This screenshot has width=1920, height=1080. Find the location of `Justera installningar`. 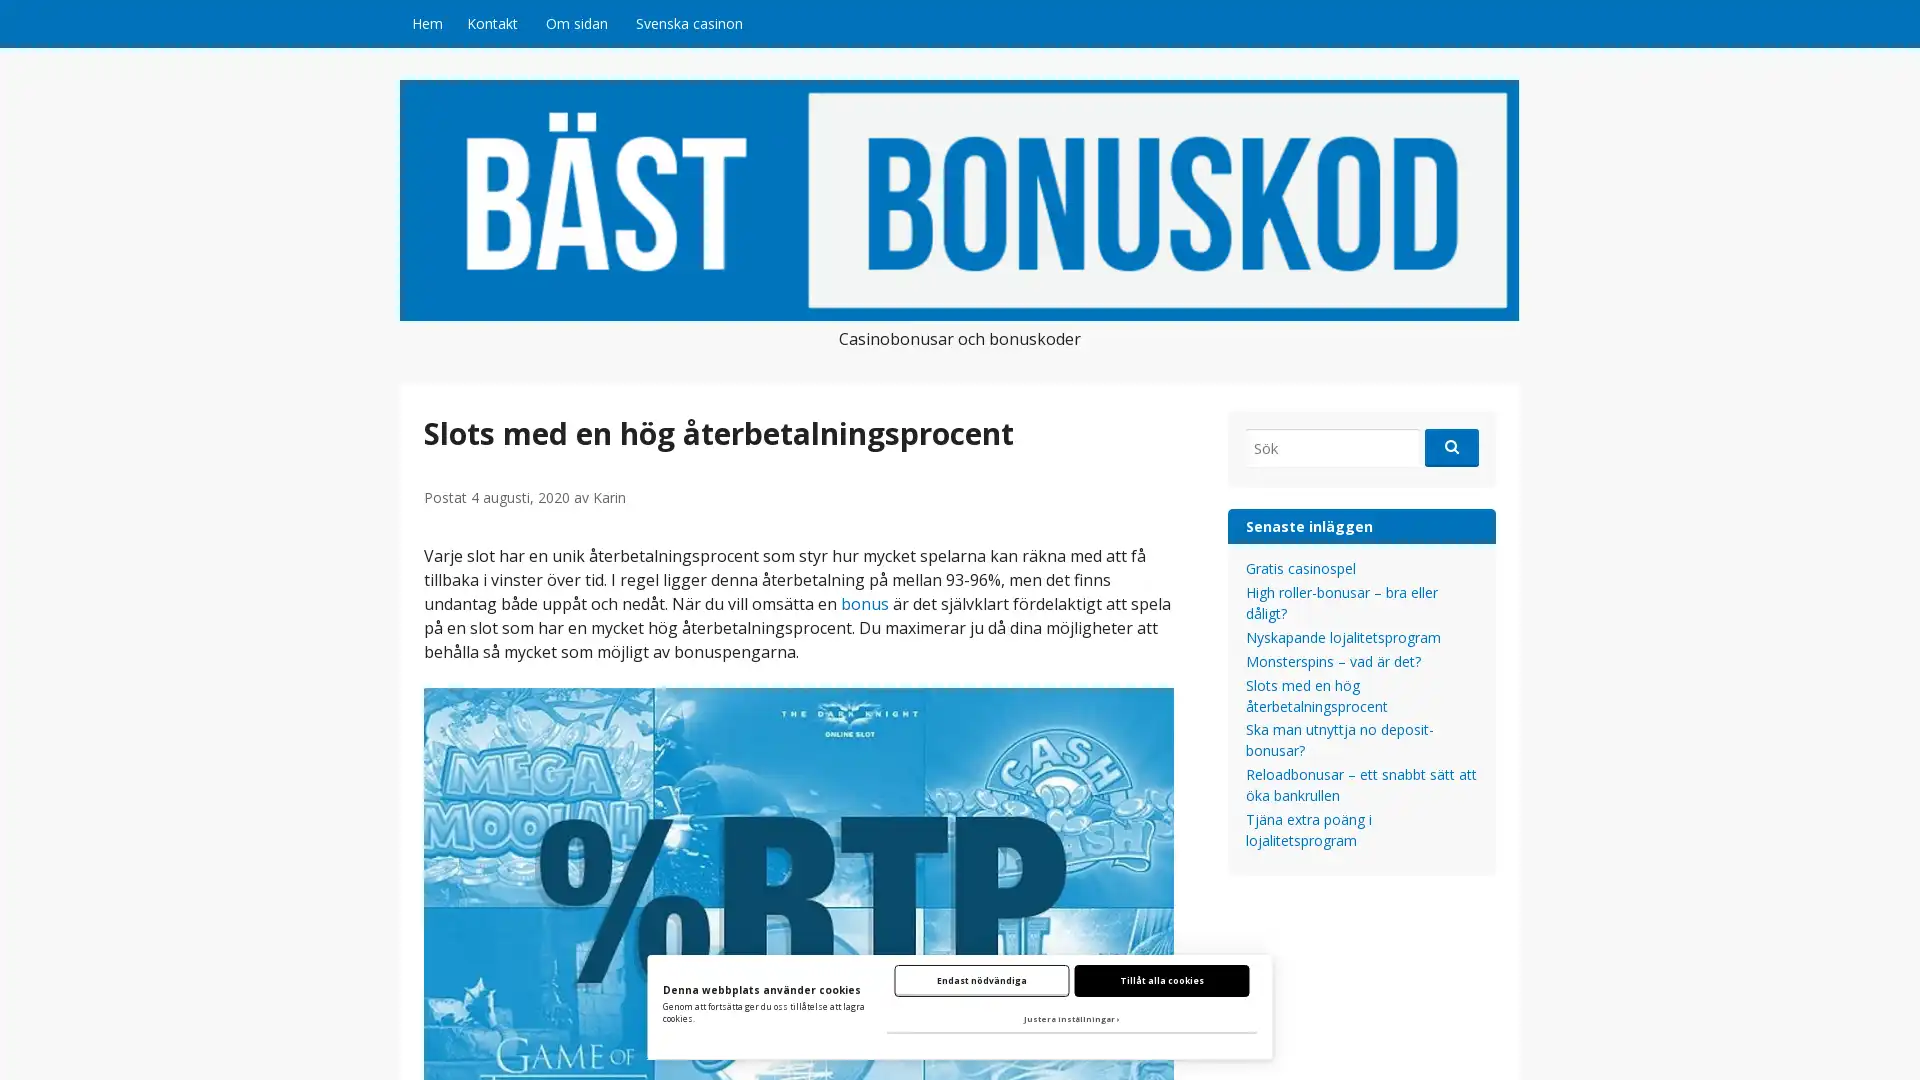

Justera installningar is located at coordinates (1070, 1019).